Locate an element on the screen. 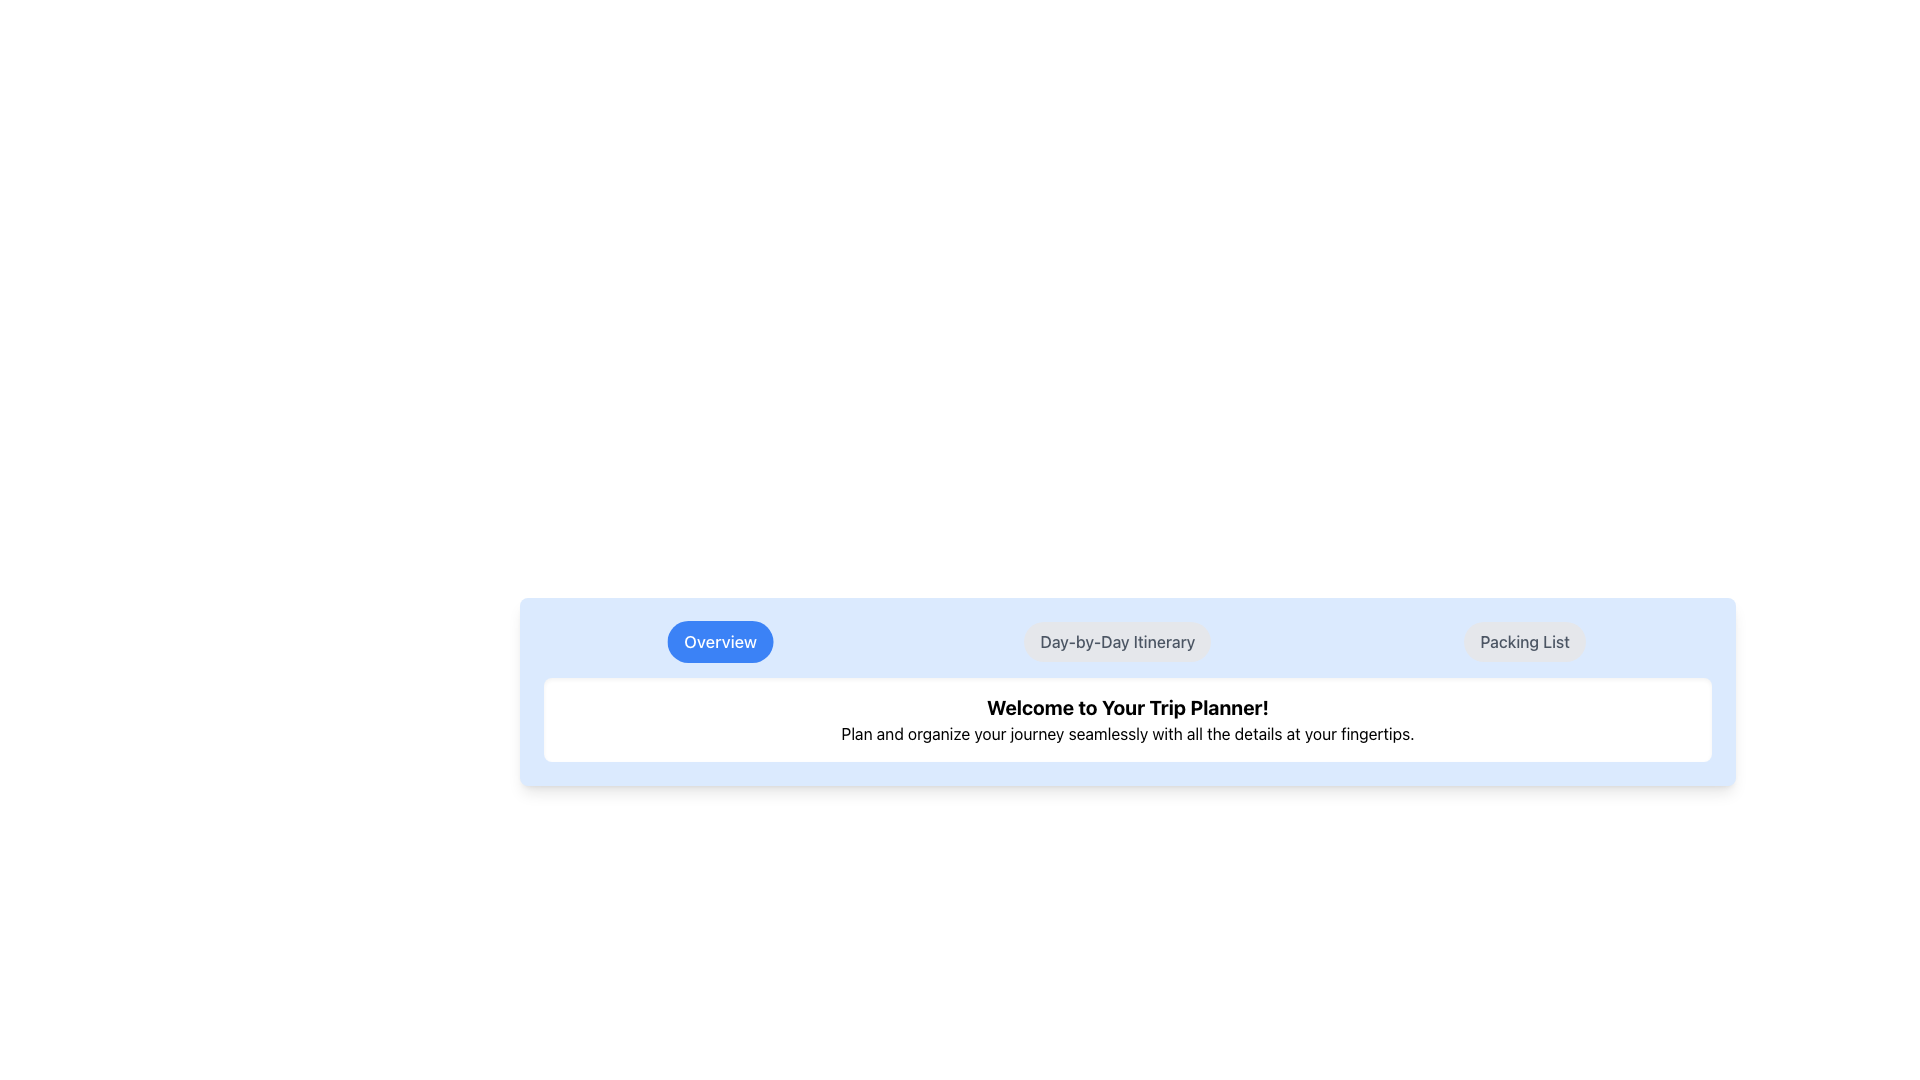 The image size is (1920, 1080). the static informational text block displaying the title 'Welcome to Your Trip Planner!' which is centrally positioned below the button row is located at coordinates (1128, 720).